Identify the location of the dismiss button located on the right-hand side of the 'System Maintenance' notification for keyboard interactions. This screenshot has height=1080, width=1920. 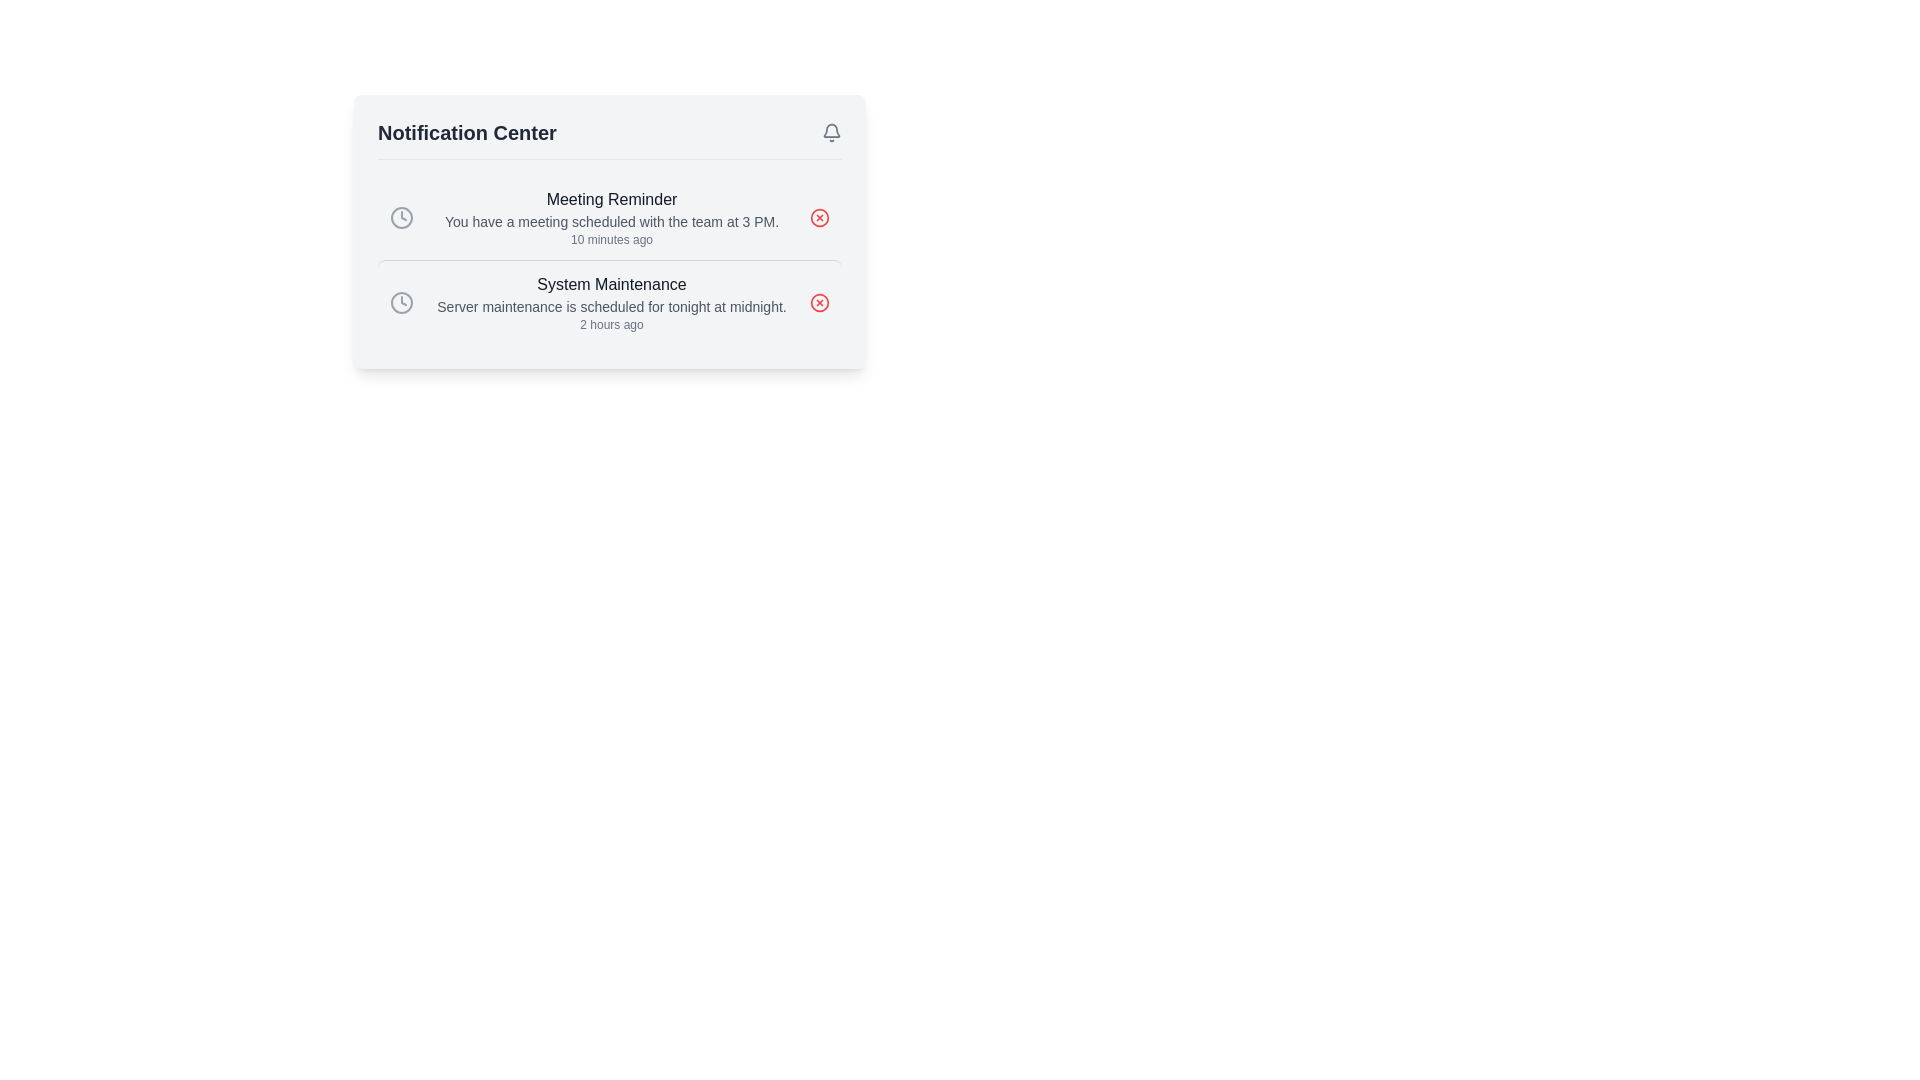
(820, 303).